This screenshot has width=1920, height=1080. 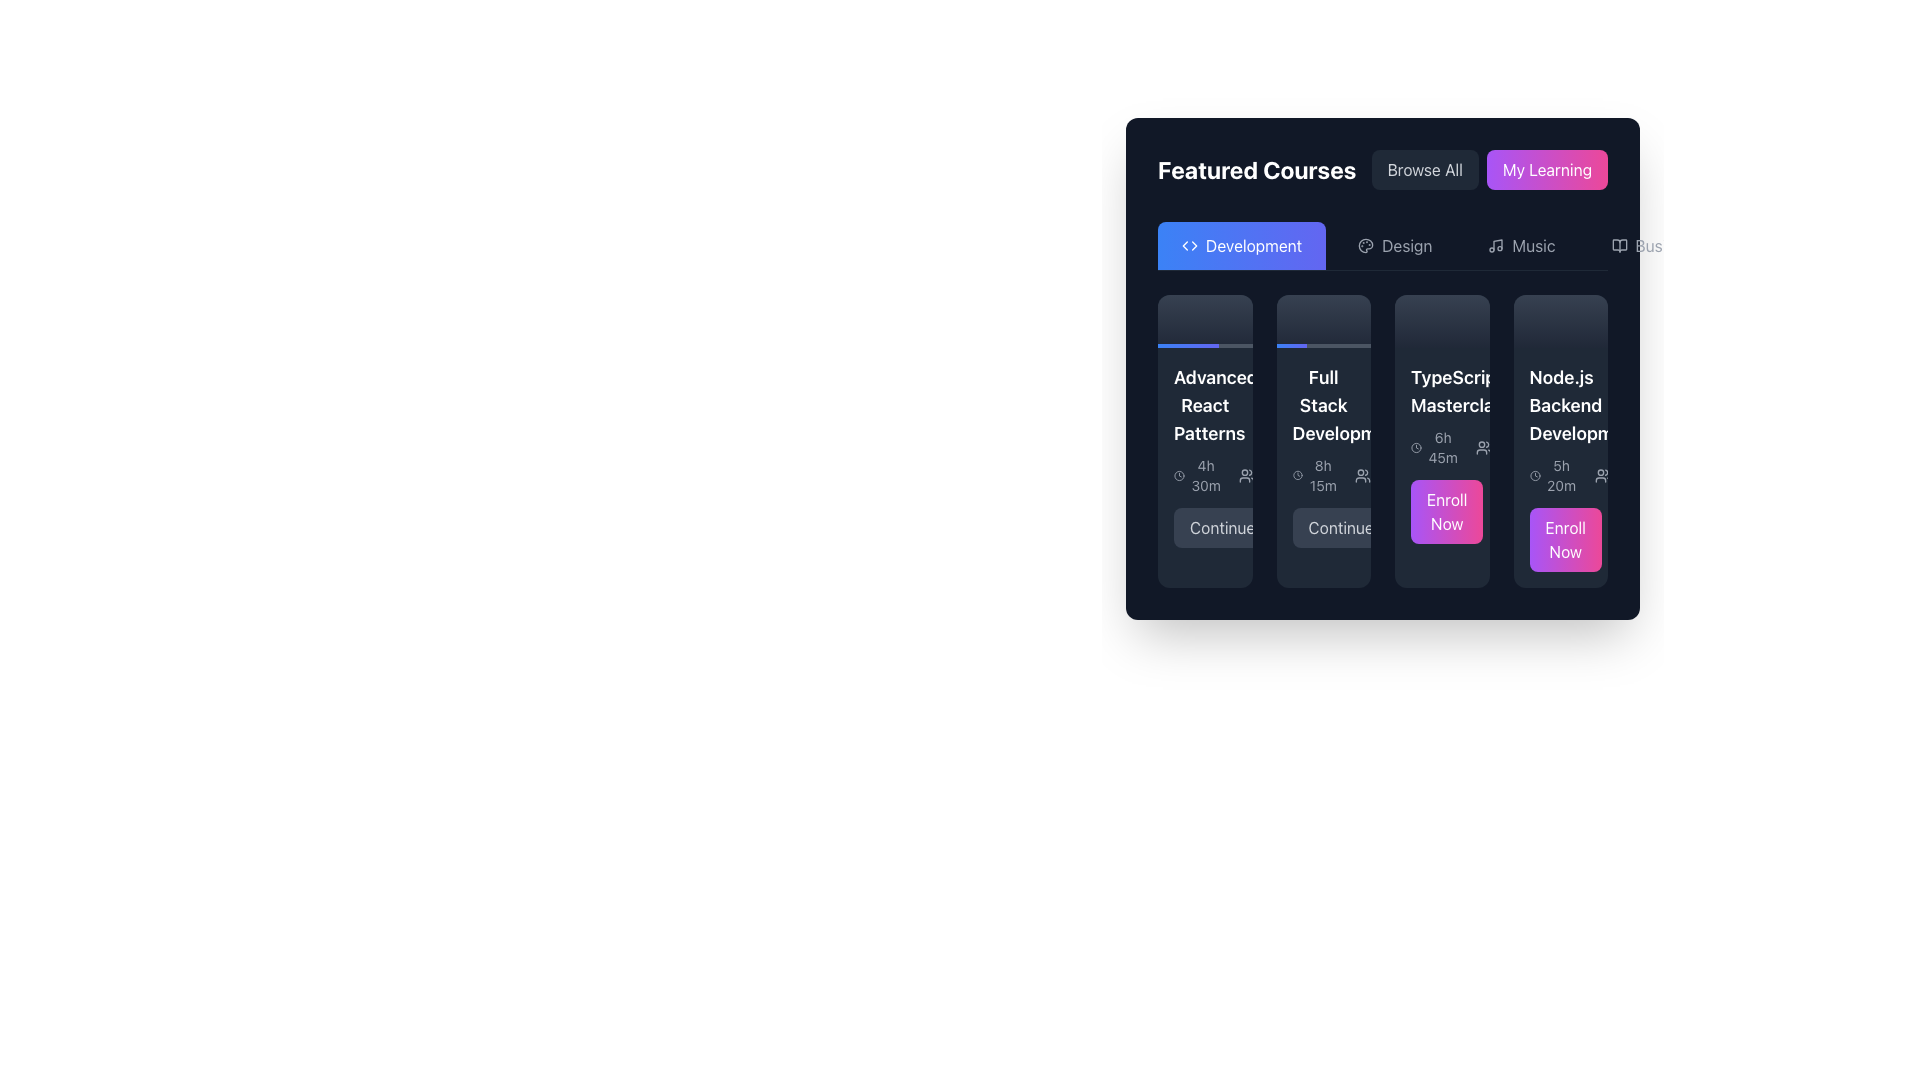 What do you see at coordinates (1362, 476) in the screenshot?
I see `the decorative icon located to the left of the numeric text '2,156' in the bottom-center area of a card-like interface` at bounding box center [1362, 476].